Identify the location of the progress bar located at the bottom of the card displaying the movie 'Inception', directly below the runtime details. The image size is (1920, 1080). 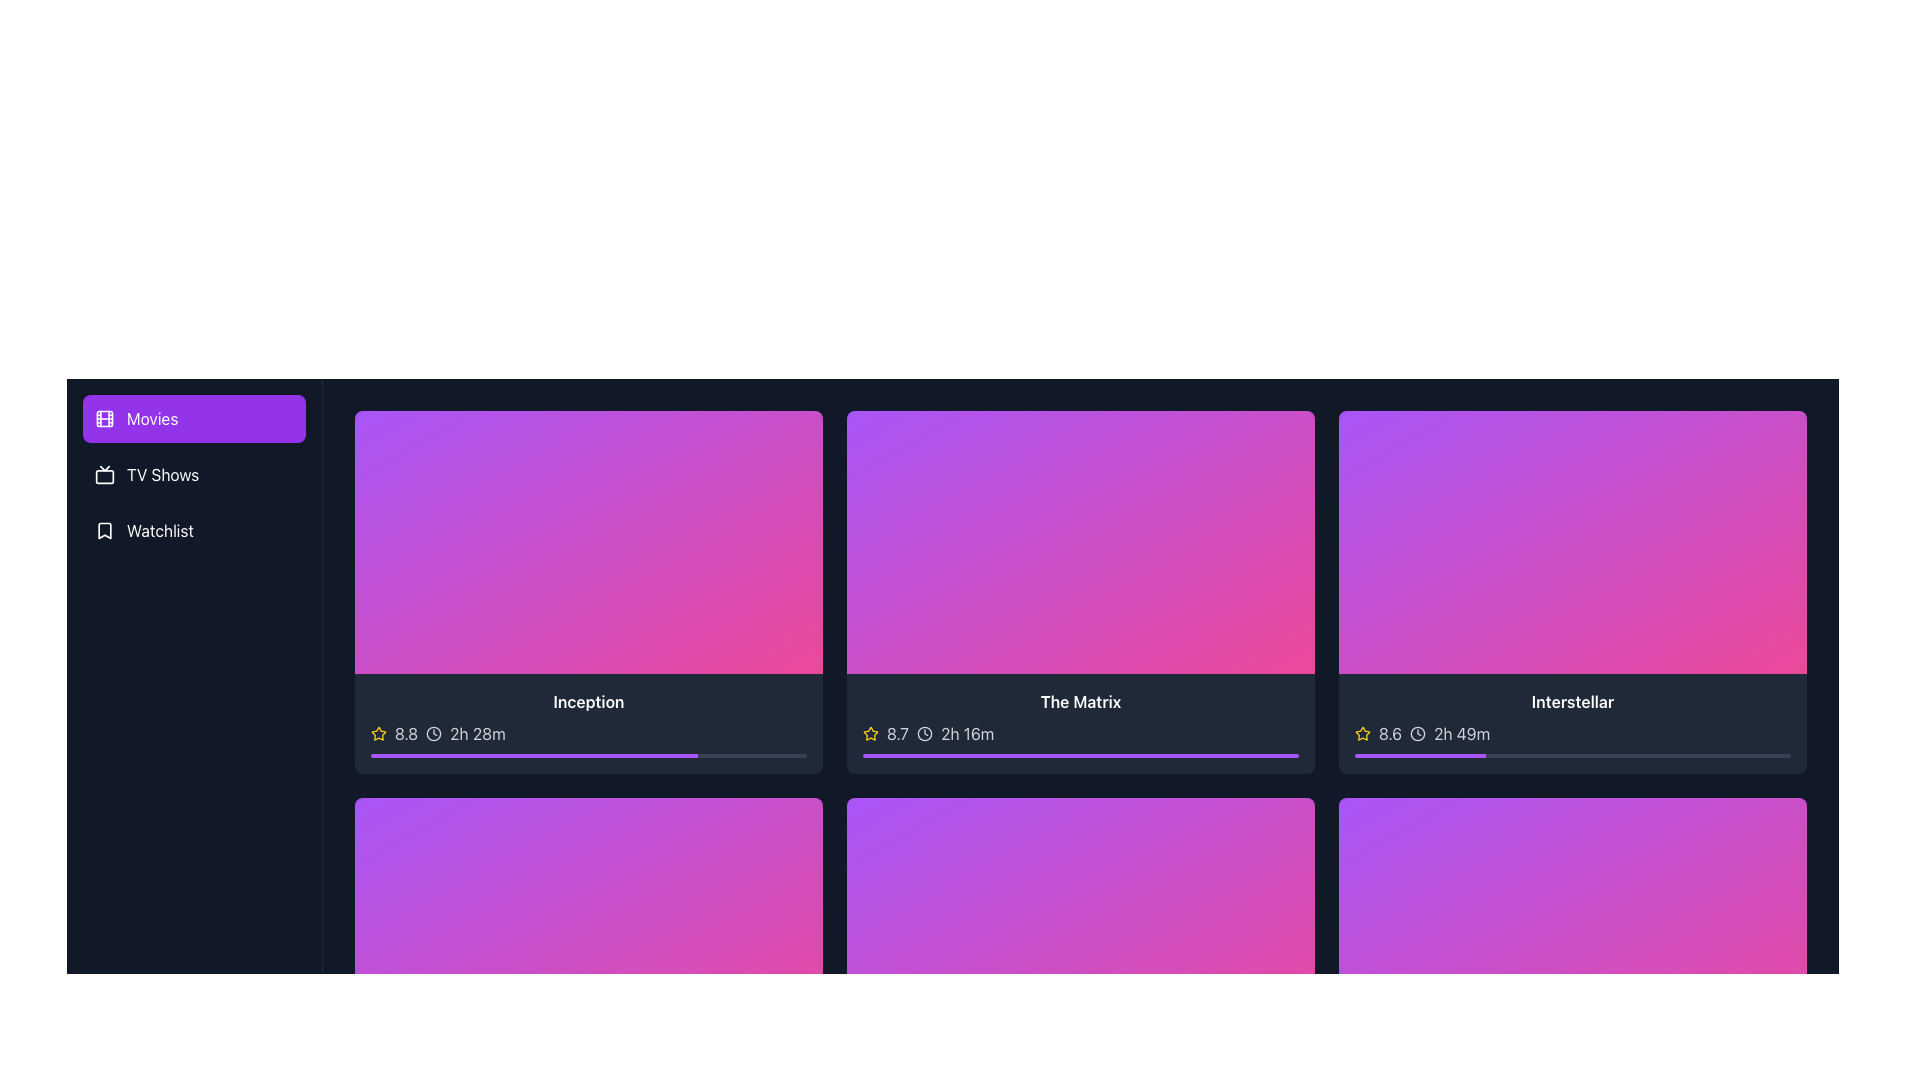
(588, 756).